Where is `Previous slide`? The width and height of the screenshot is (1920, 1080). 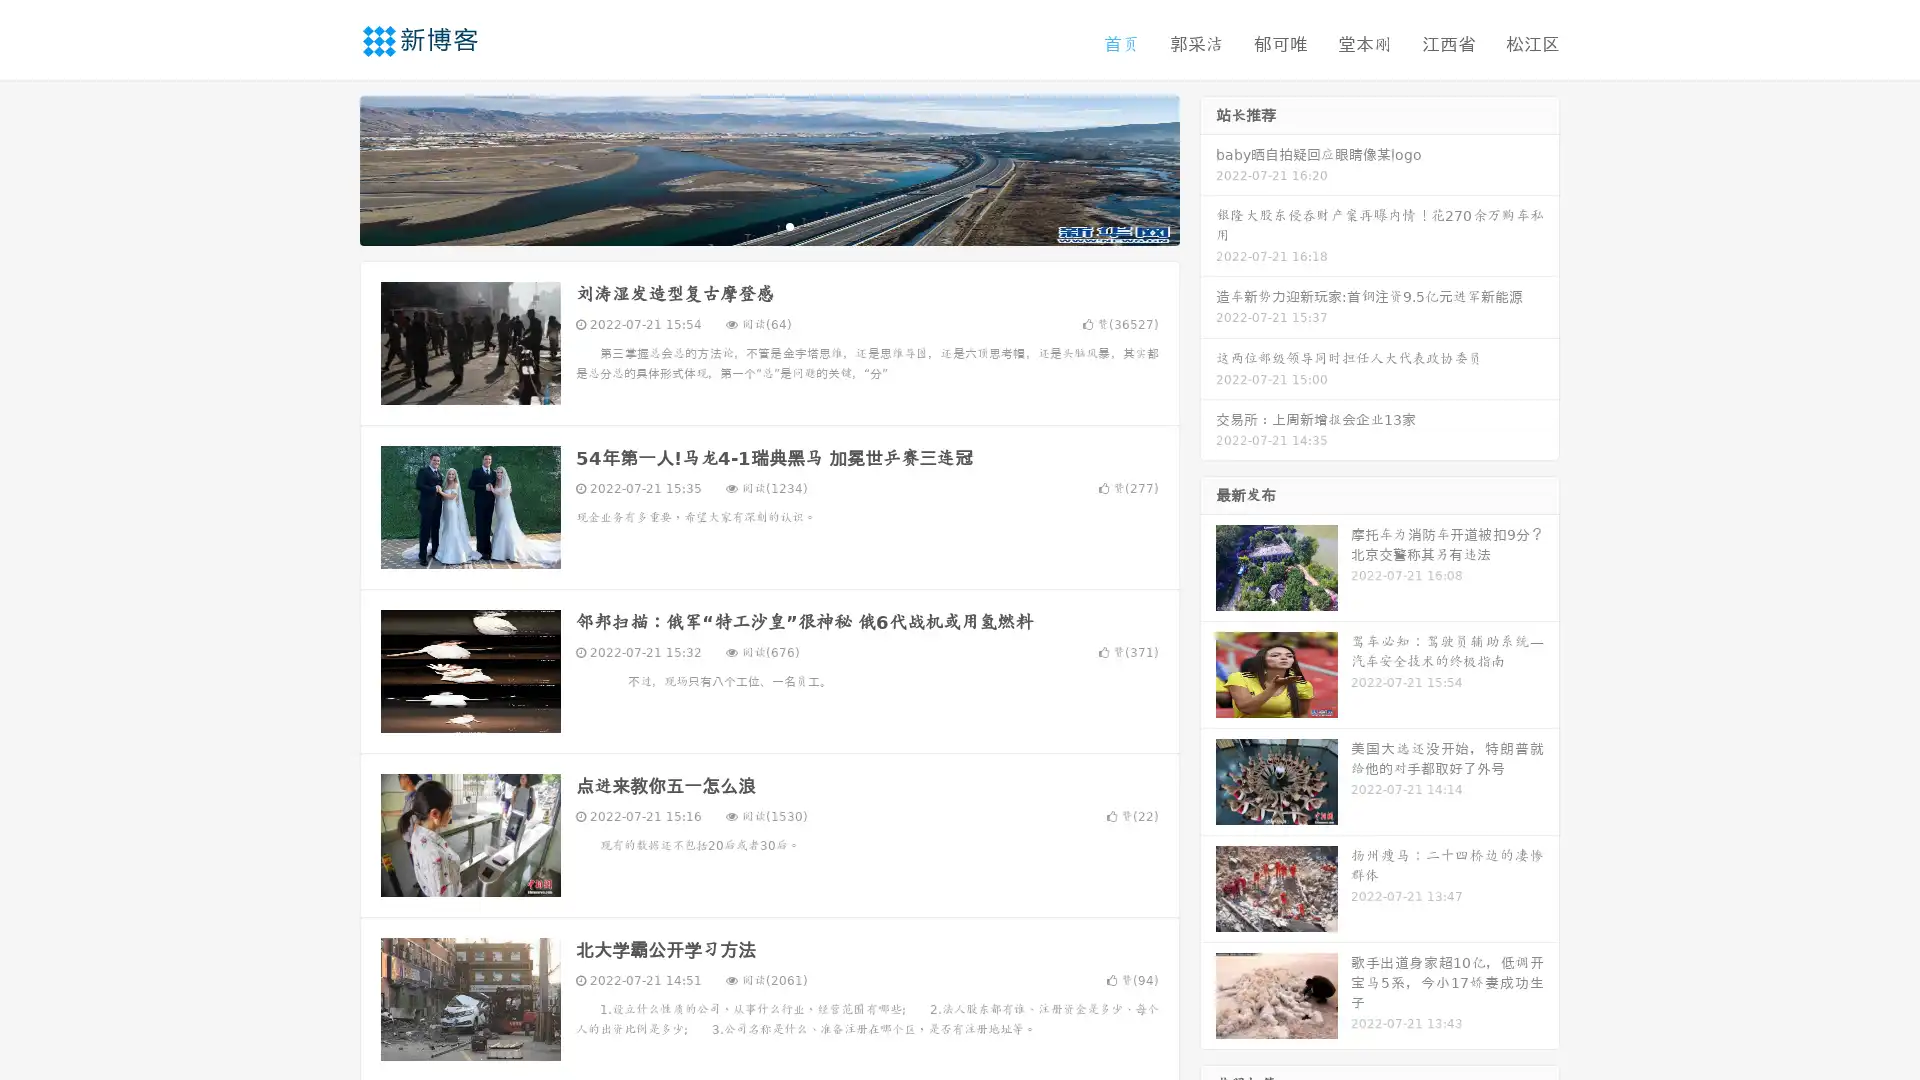
Previous slide is located at coordinates (330, 168).